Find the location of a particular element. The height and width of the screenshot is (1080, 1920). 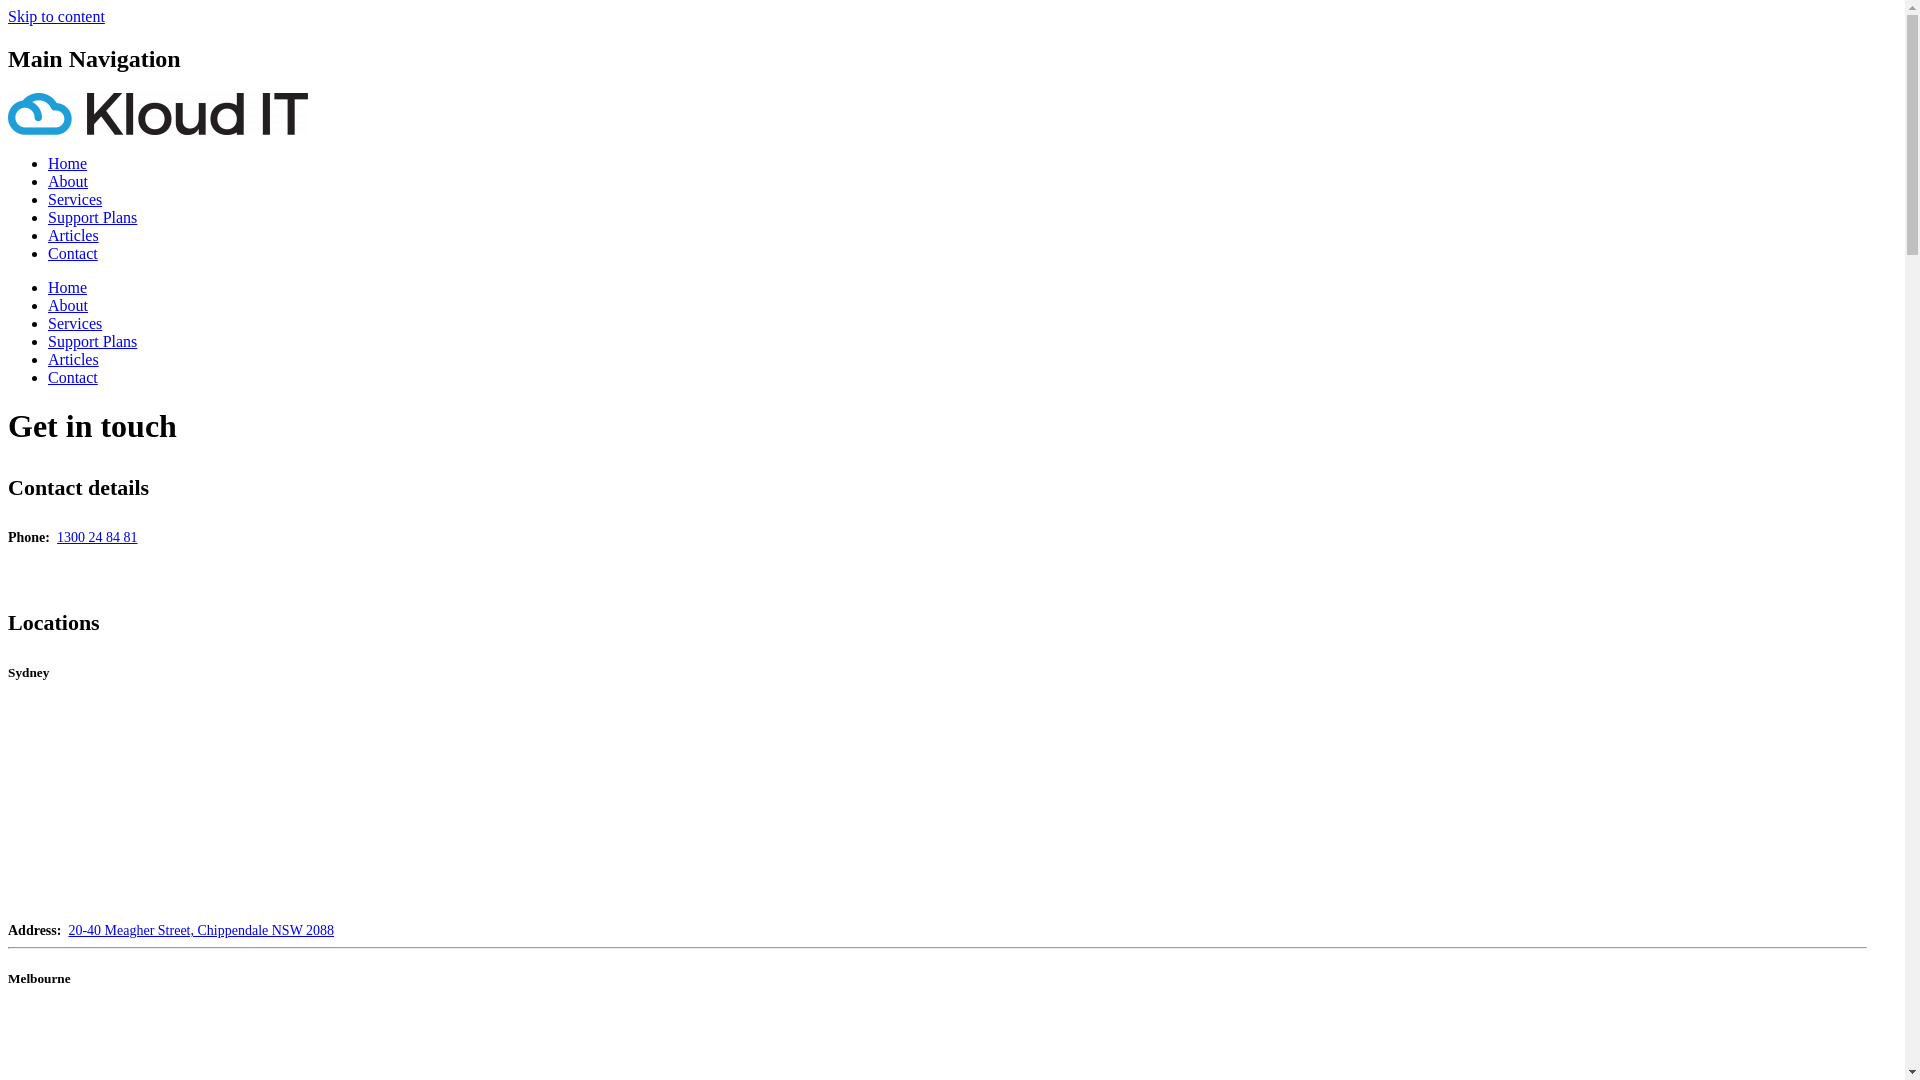

'Articles' is located at coordinates (48, 358).